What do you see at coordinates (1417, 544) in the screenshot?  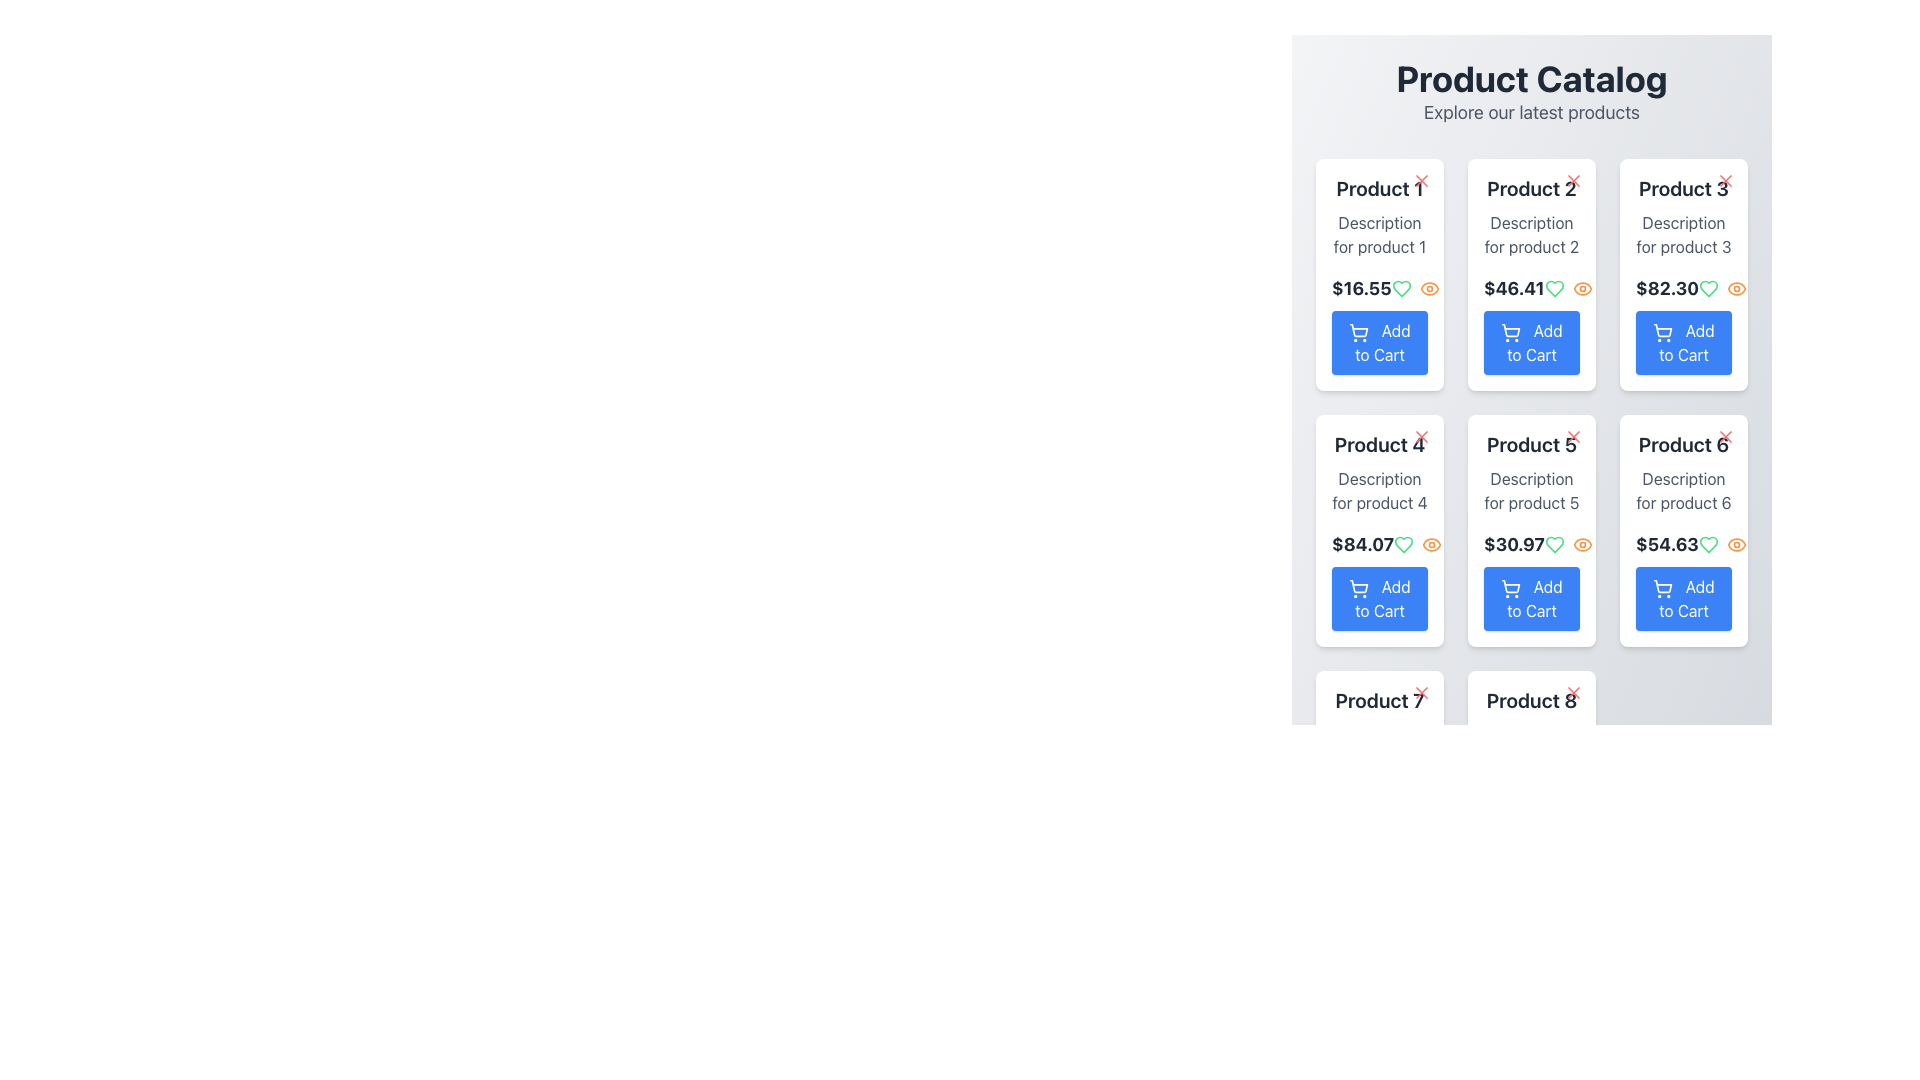 I see `the heart icon in the icon group next to the price '$84.07' for 'Product 4' to mark it as a favorite` at bounding box center [1417, 544].